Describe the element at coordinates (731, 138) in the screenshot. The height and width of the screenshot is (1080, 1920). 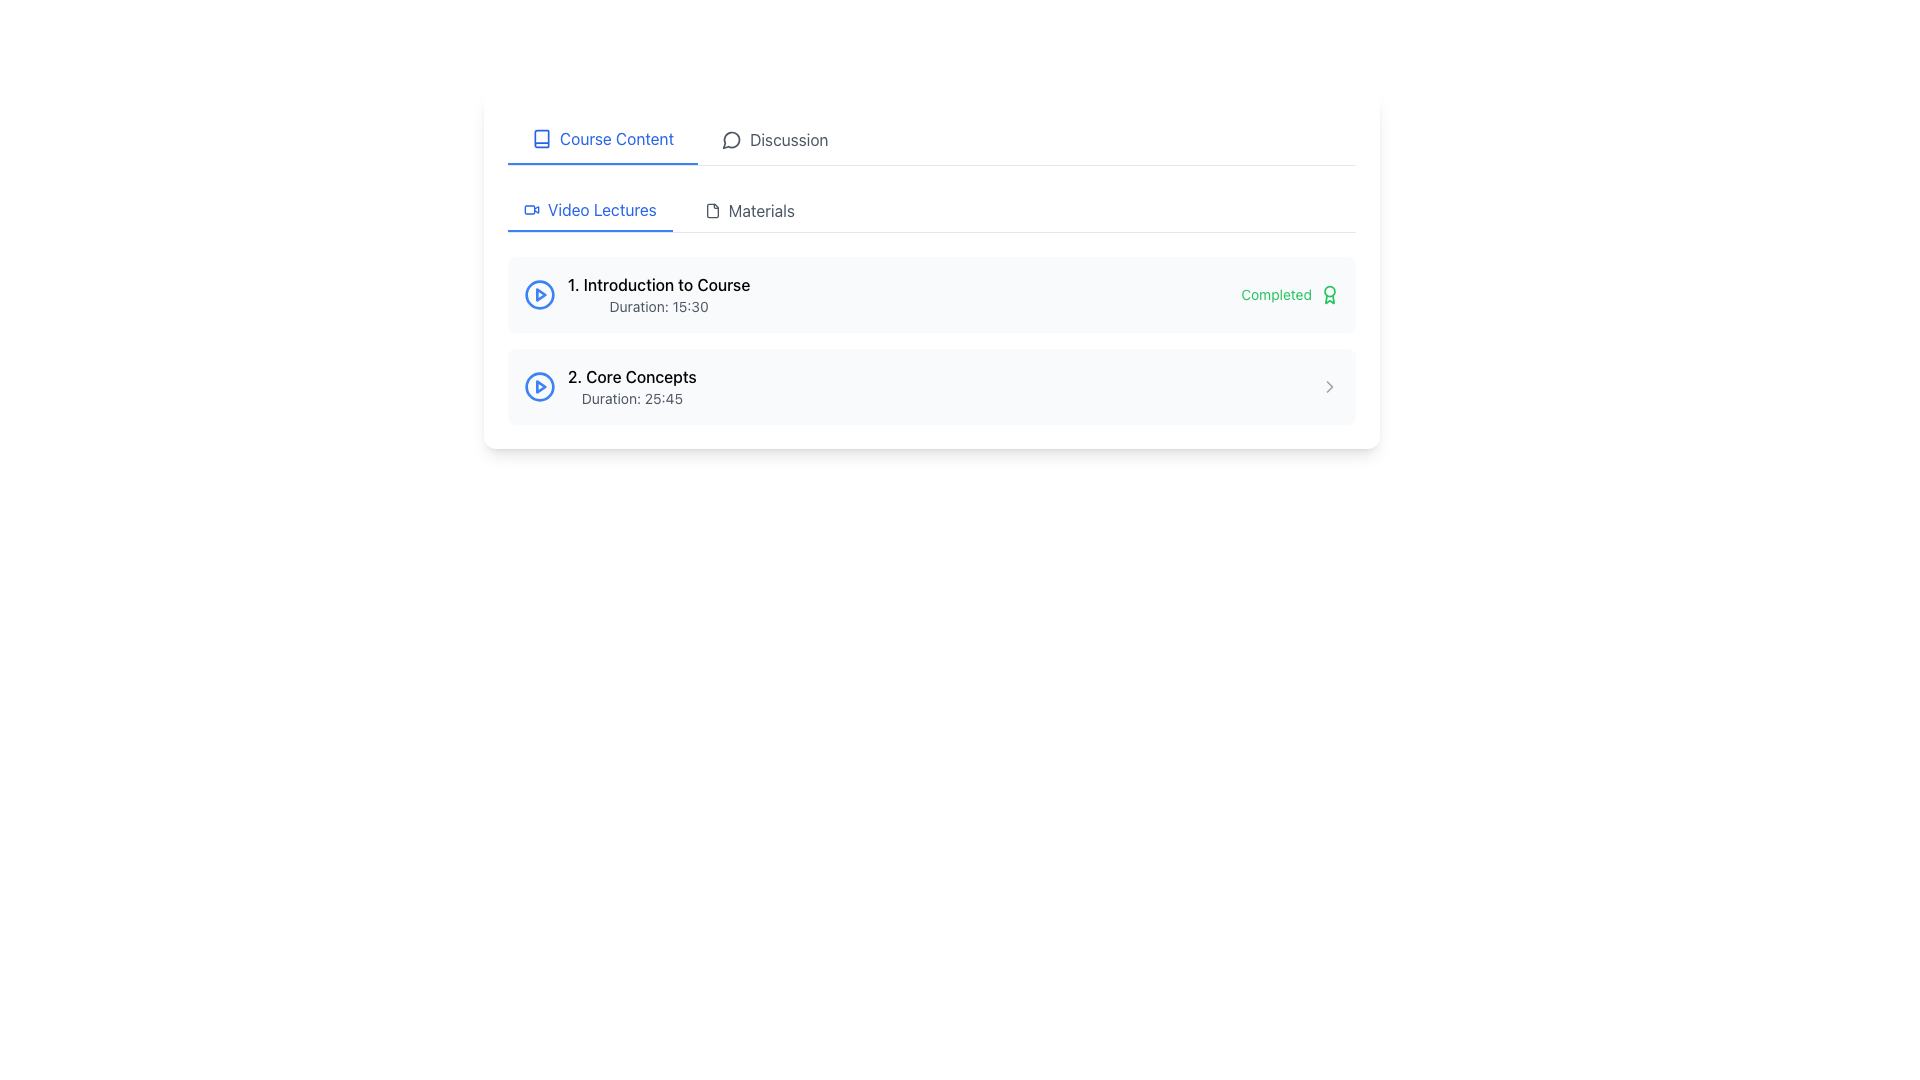
I see `the 'Discussion' icon located next to the text 'Discussion' in the top navigation menu` at that location.